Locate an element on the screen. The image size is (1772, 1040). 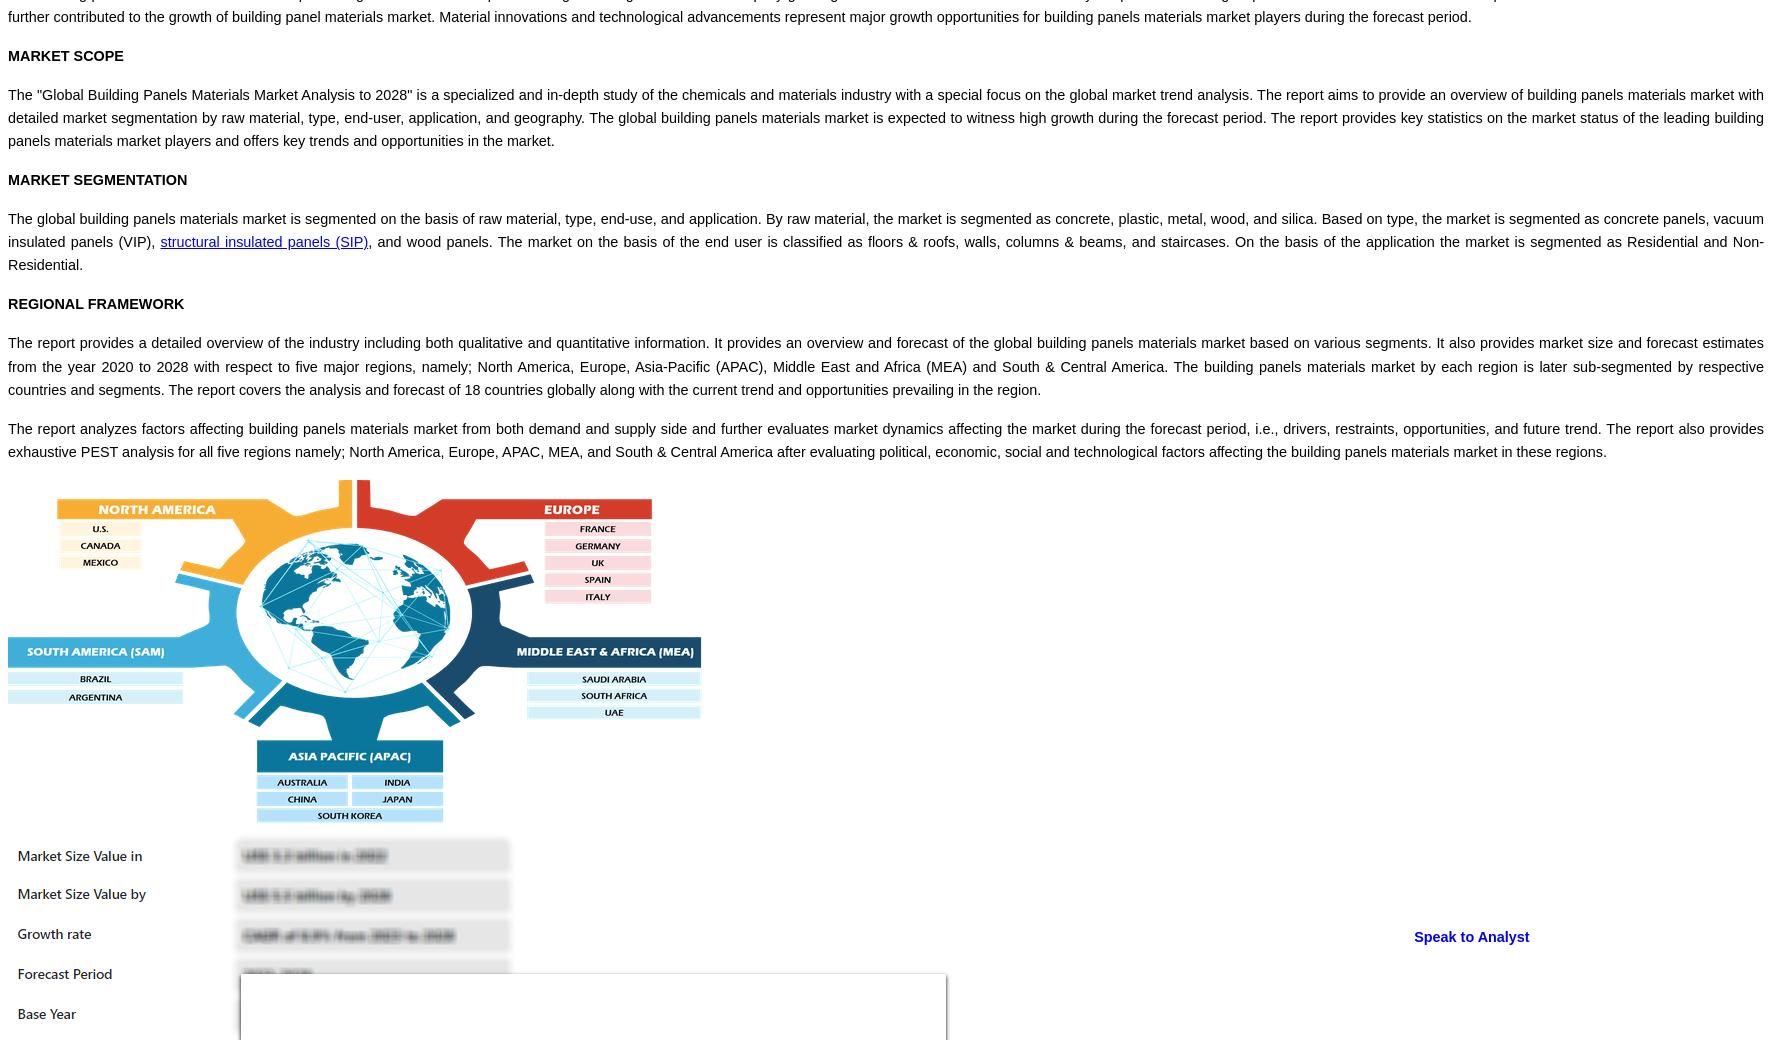
'We accept all major credit cards and bank cards' is located at coordinates (152, 851).